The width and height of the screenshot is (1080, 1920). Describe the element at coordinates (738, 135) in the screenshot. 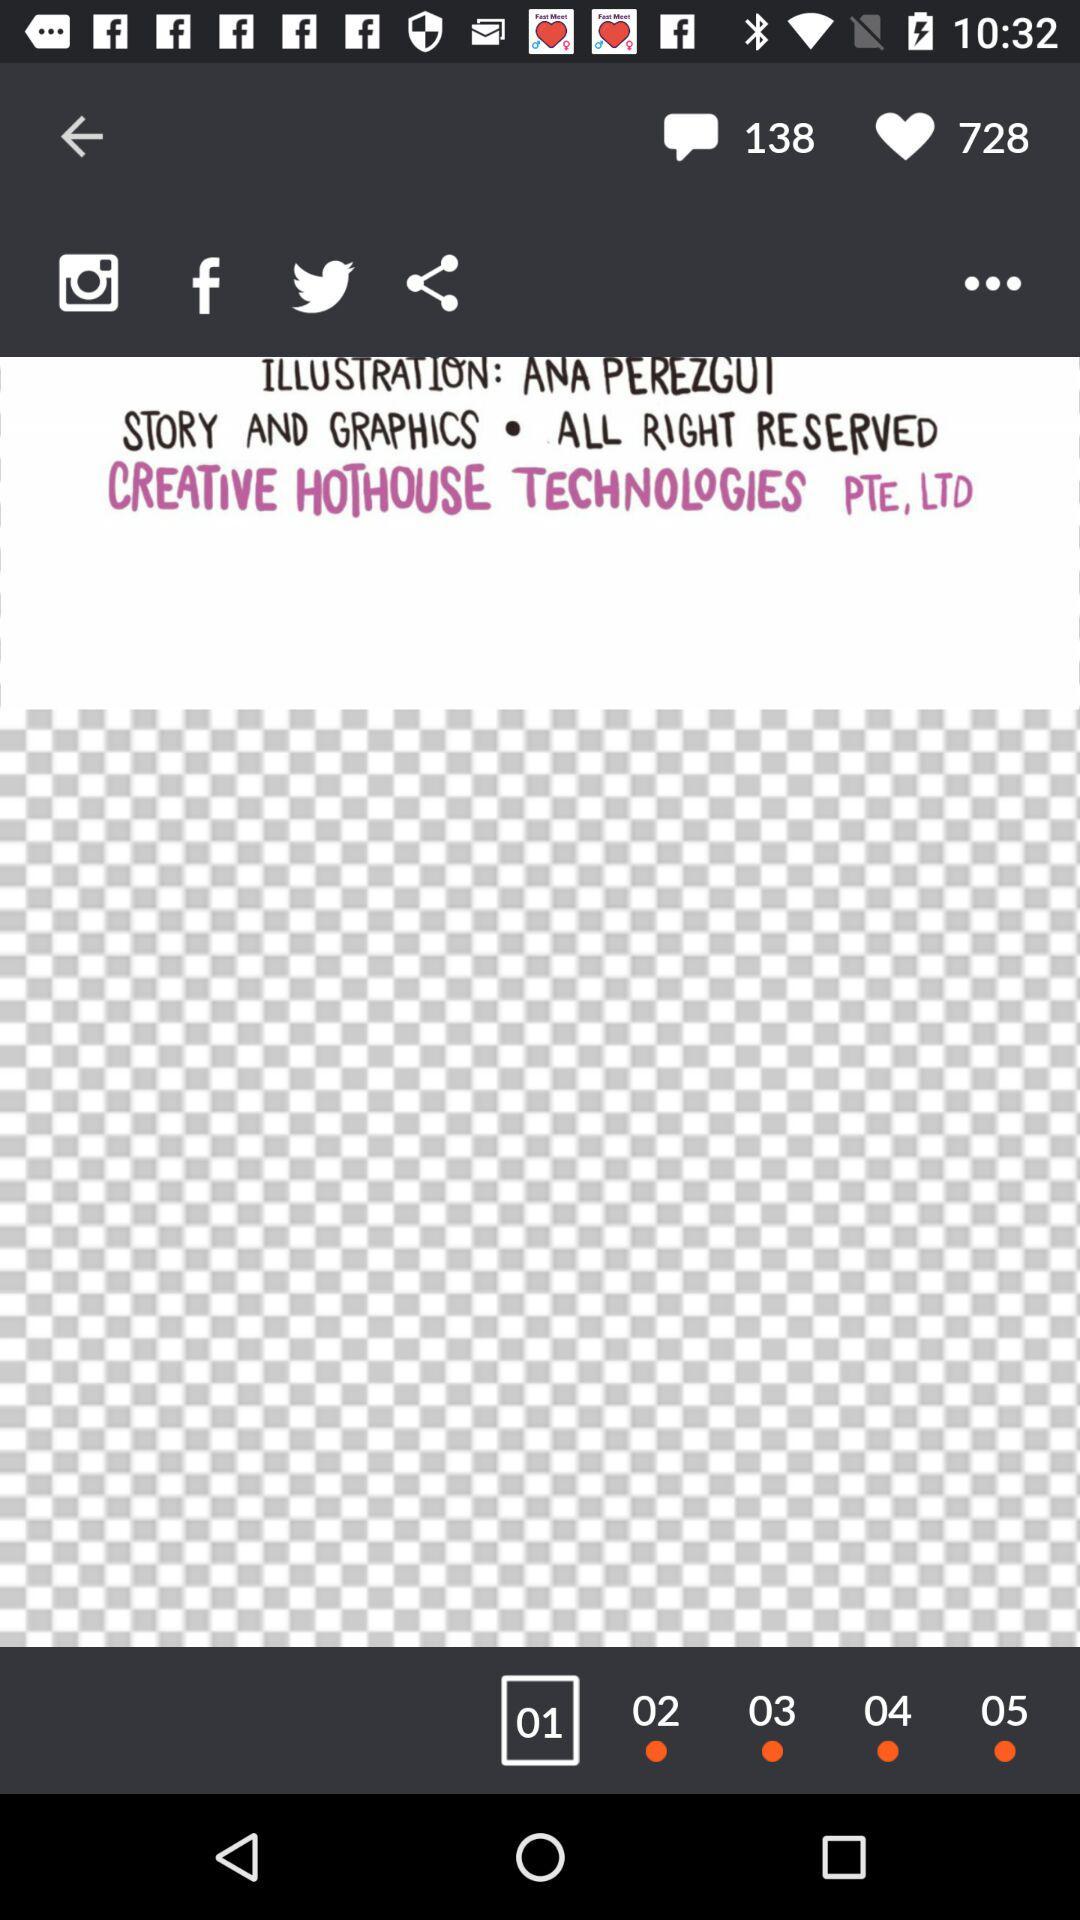

I see `138` at that location.